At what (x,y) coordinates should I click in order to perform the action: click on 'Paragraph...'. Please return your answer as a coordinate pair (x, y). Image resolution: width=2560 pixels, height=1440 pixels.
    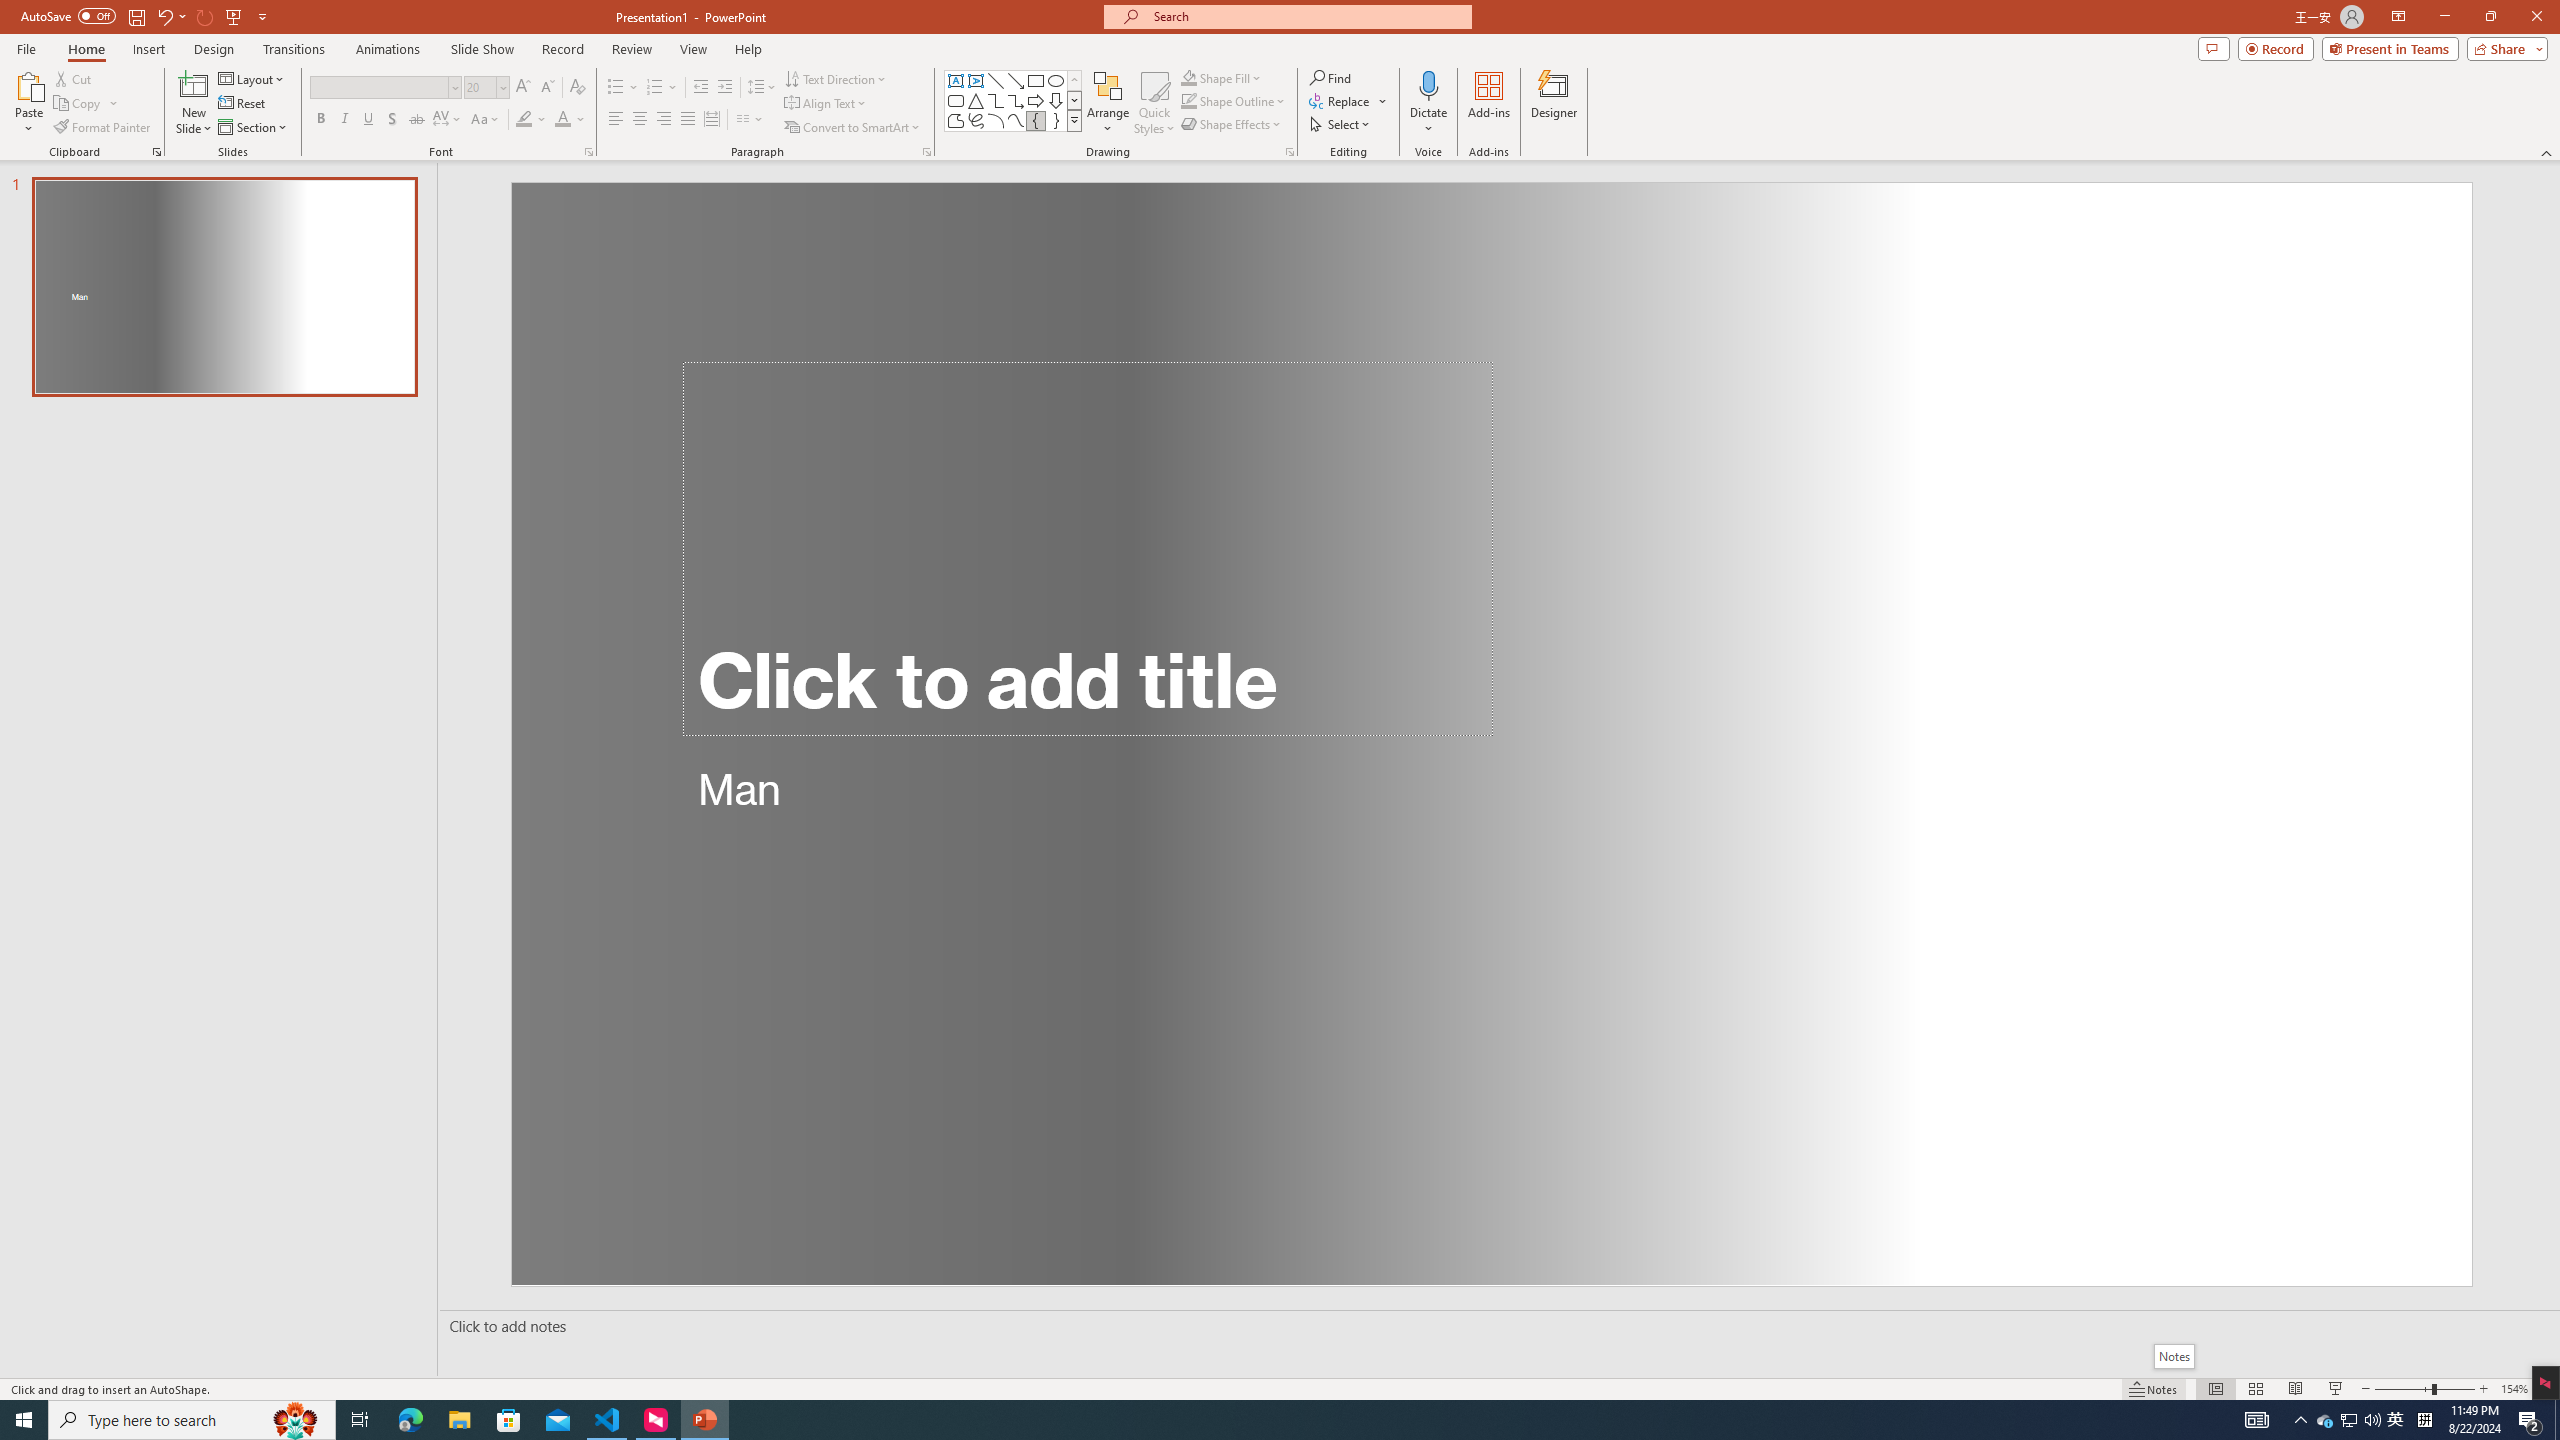
    Looking at the image, I should click on (925, 150).